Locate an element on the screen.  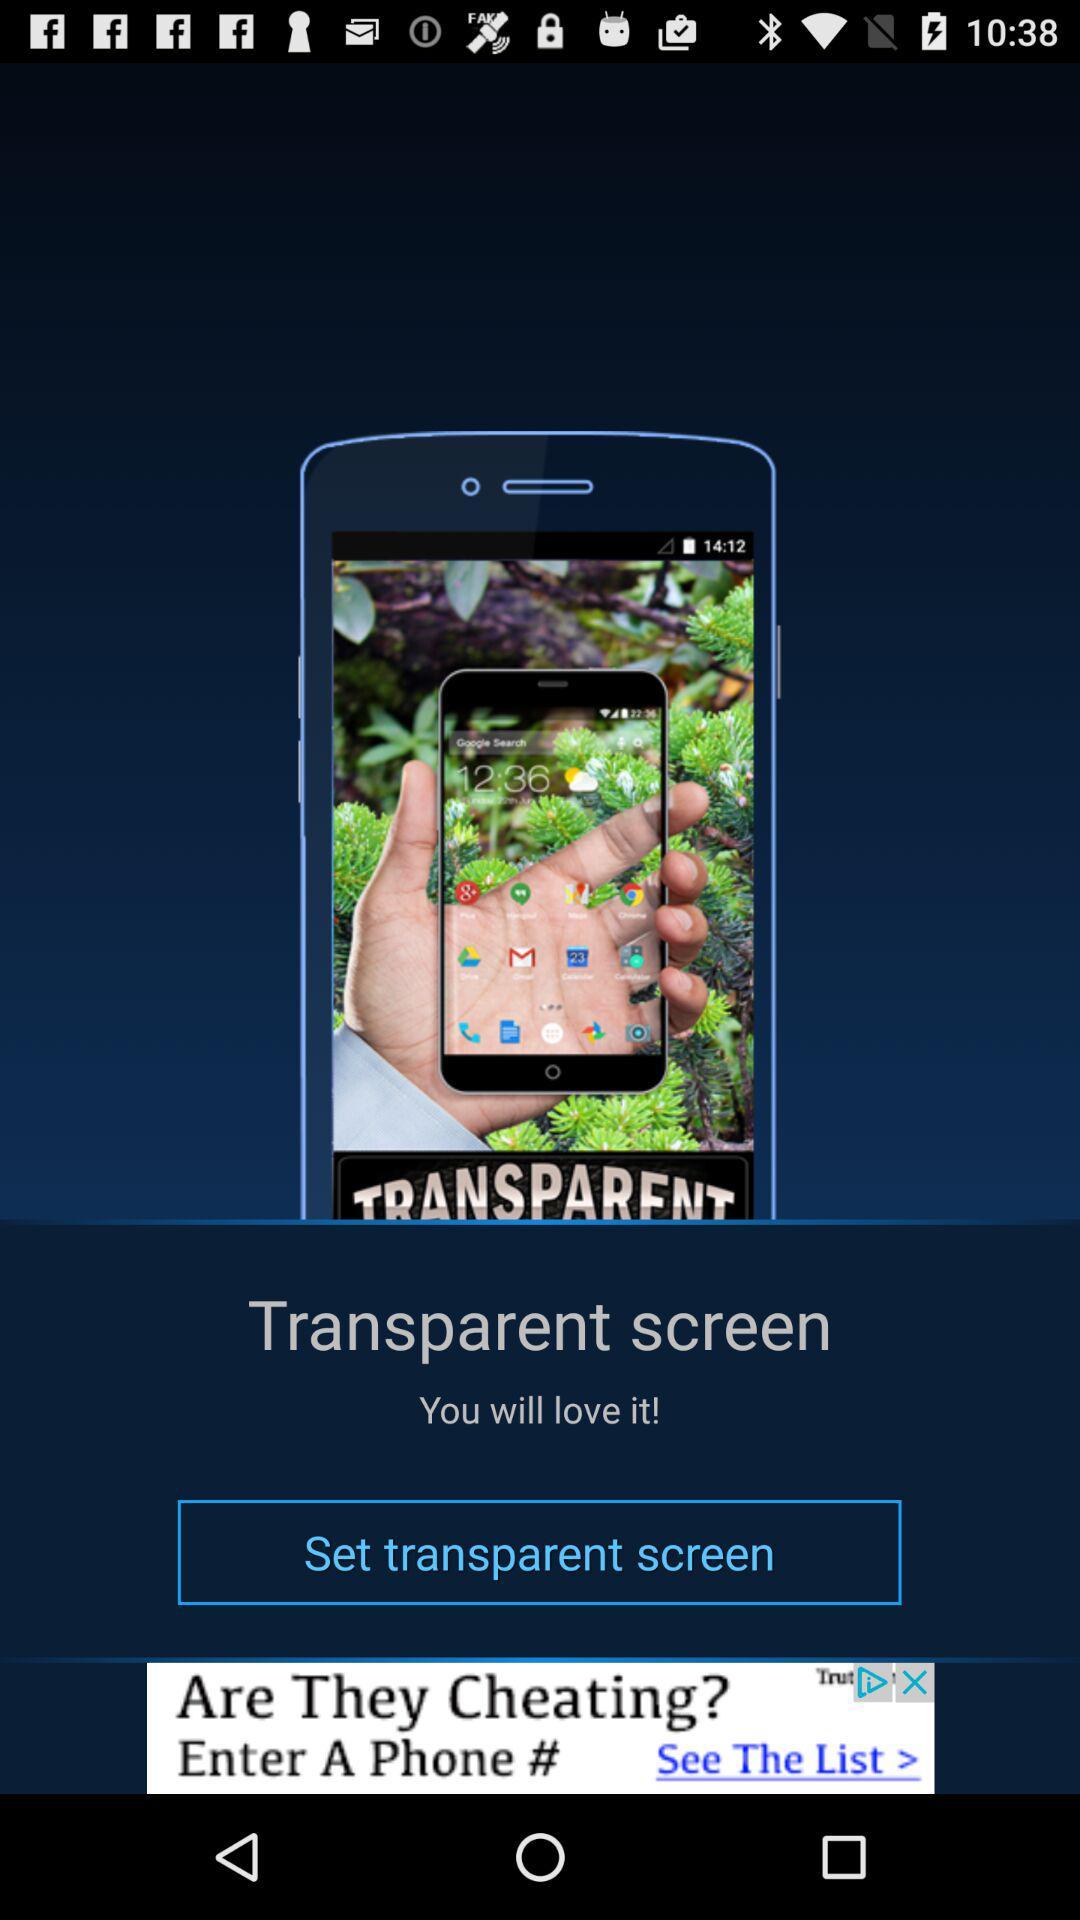
advertisement is located at coordinates (540, 1727).